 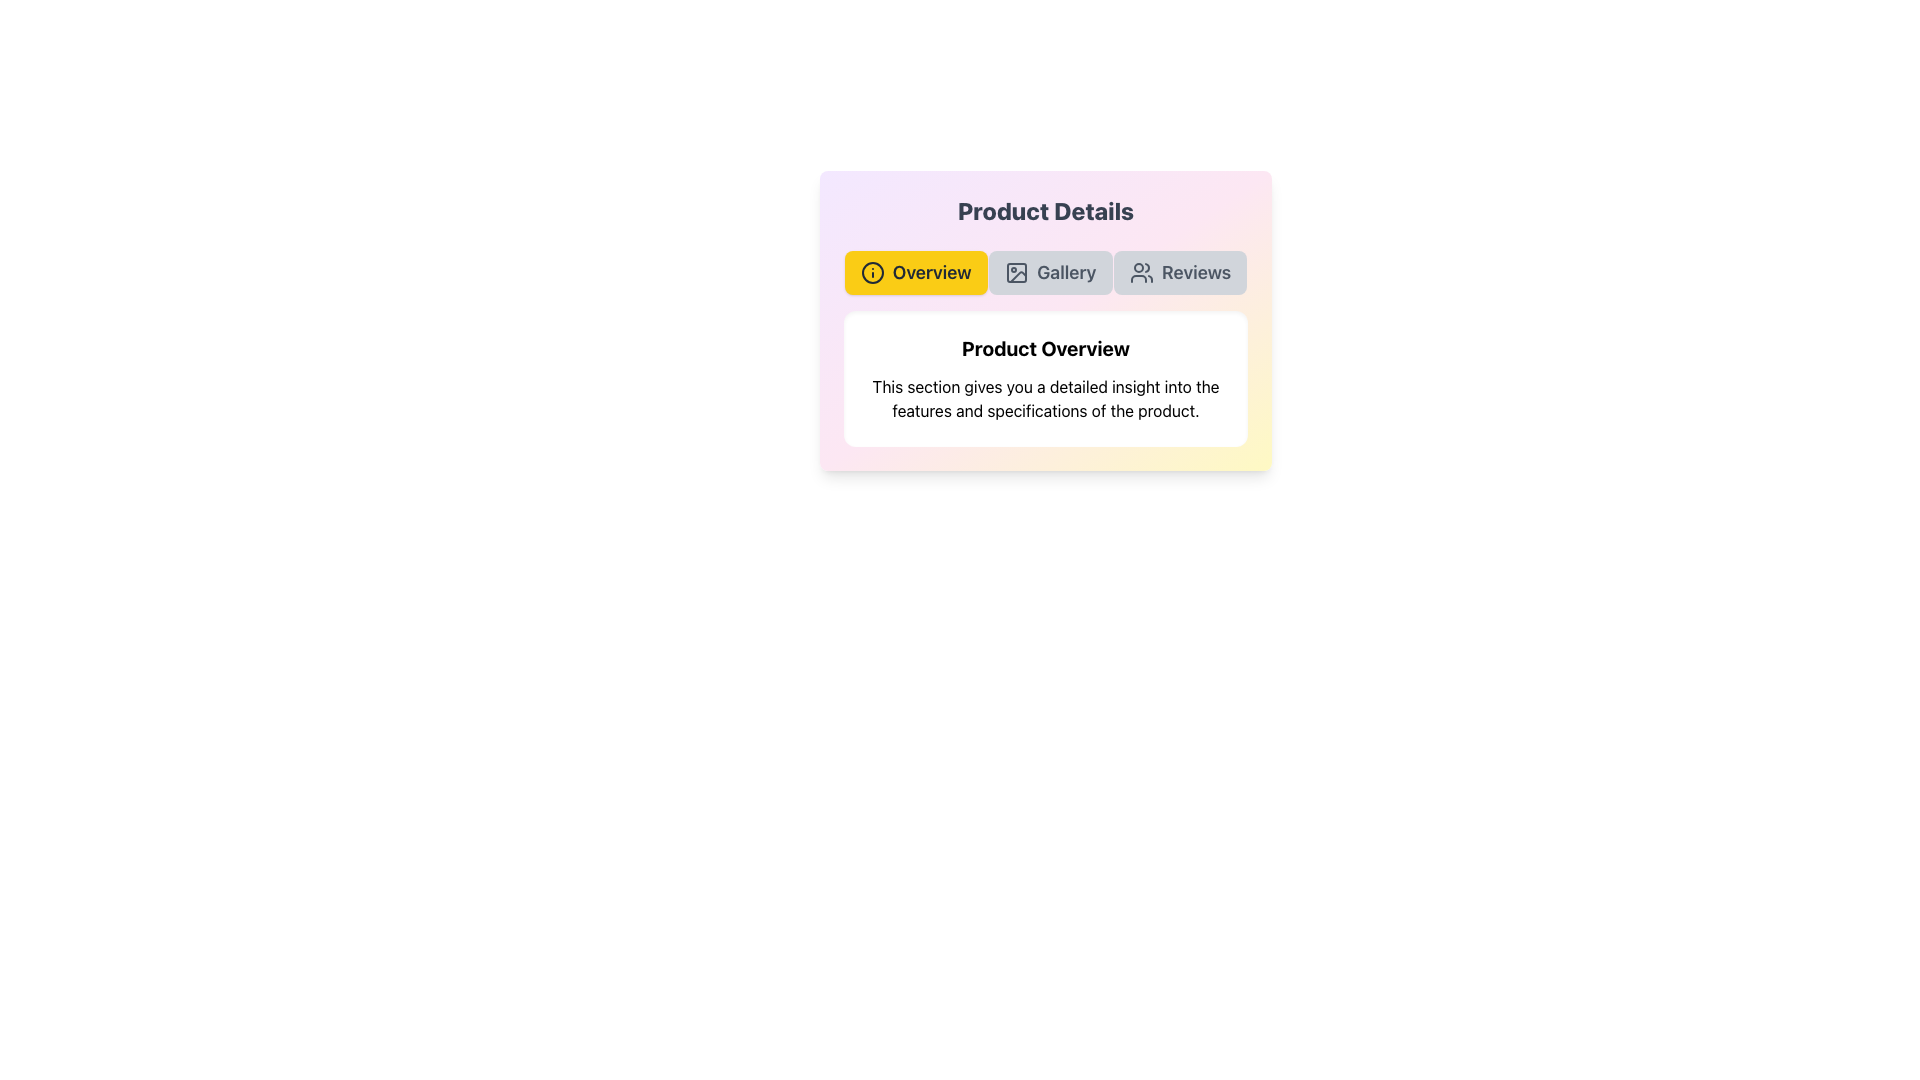 I want to click on the decorative SVG shape embedded in the Gallery icon, which signifies the 'Gallery' button in the central tab bar of the 'Product Details' interface, so click(x=1017, y=273).